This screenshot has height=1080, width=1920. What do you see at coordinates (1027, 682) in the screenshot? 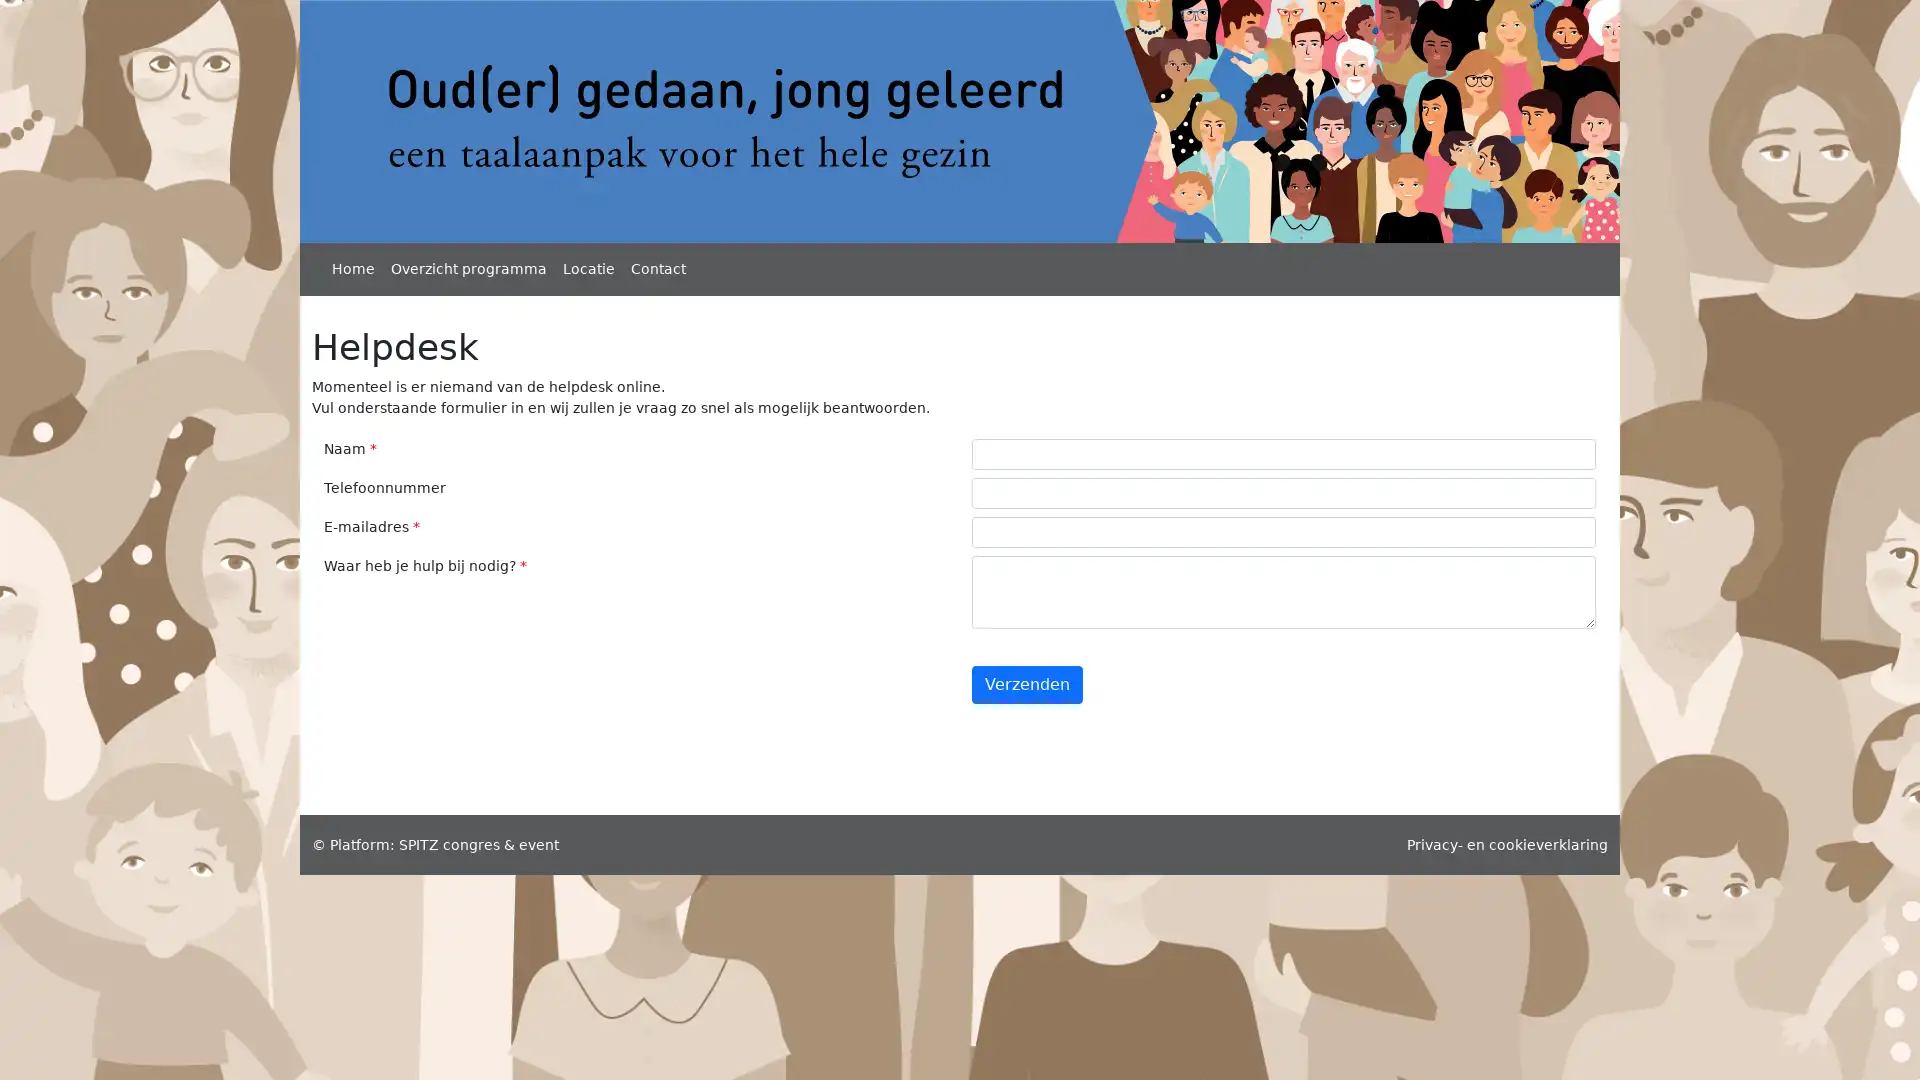
I see `Verzenden` at bounding box center [1027, 682].